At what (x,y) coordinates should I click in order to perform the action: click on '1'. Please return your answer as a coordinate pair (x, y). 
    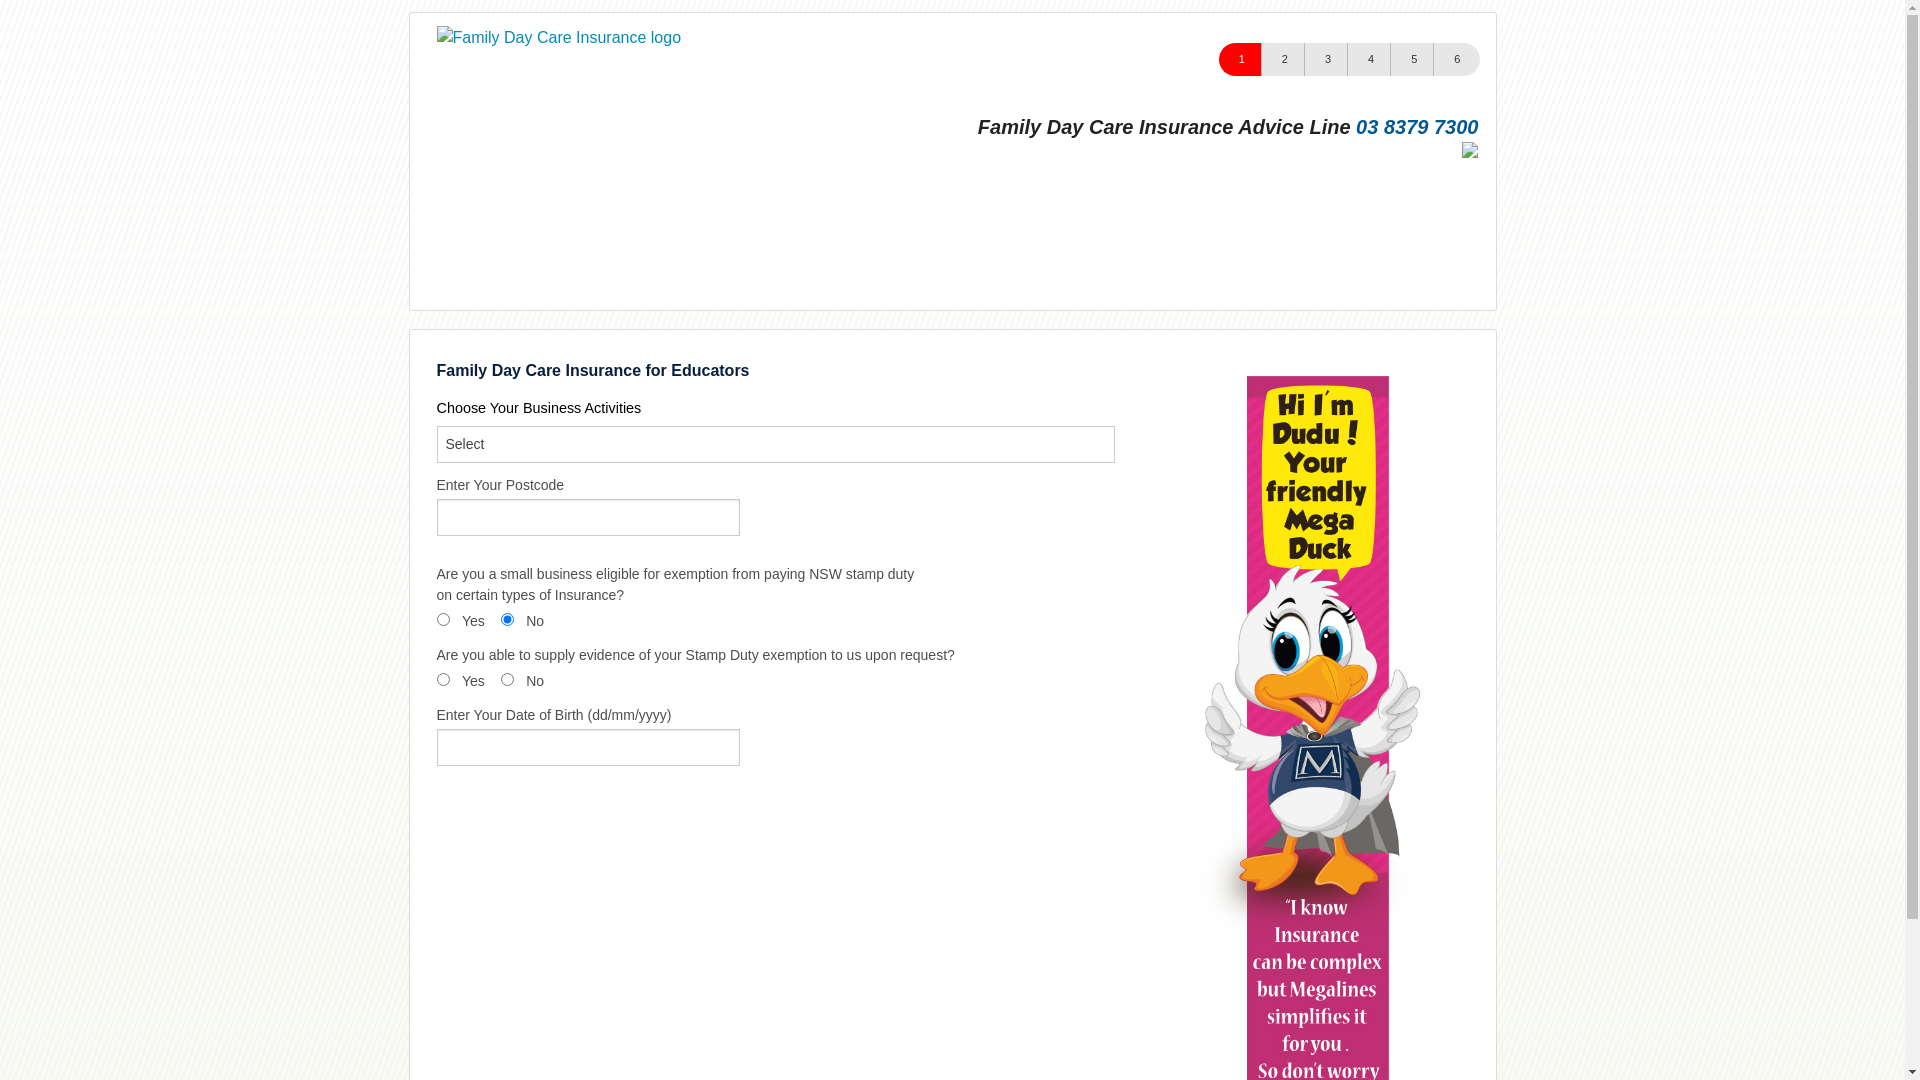
    Looking at the image, I should click on (1241, 58).